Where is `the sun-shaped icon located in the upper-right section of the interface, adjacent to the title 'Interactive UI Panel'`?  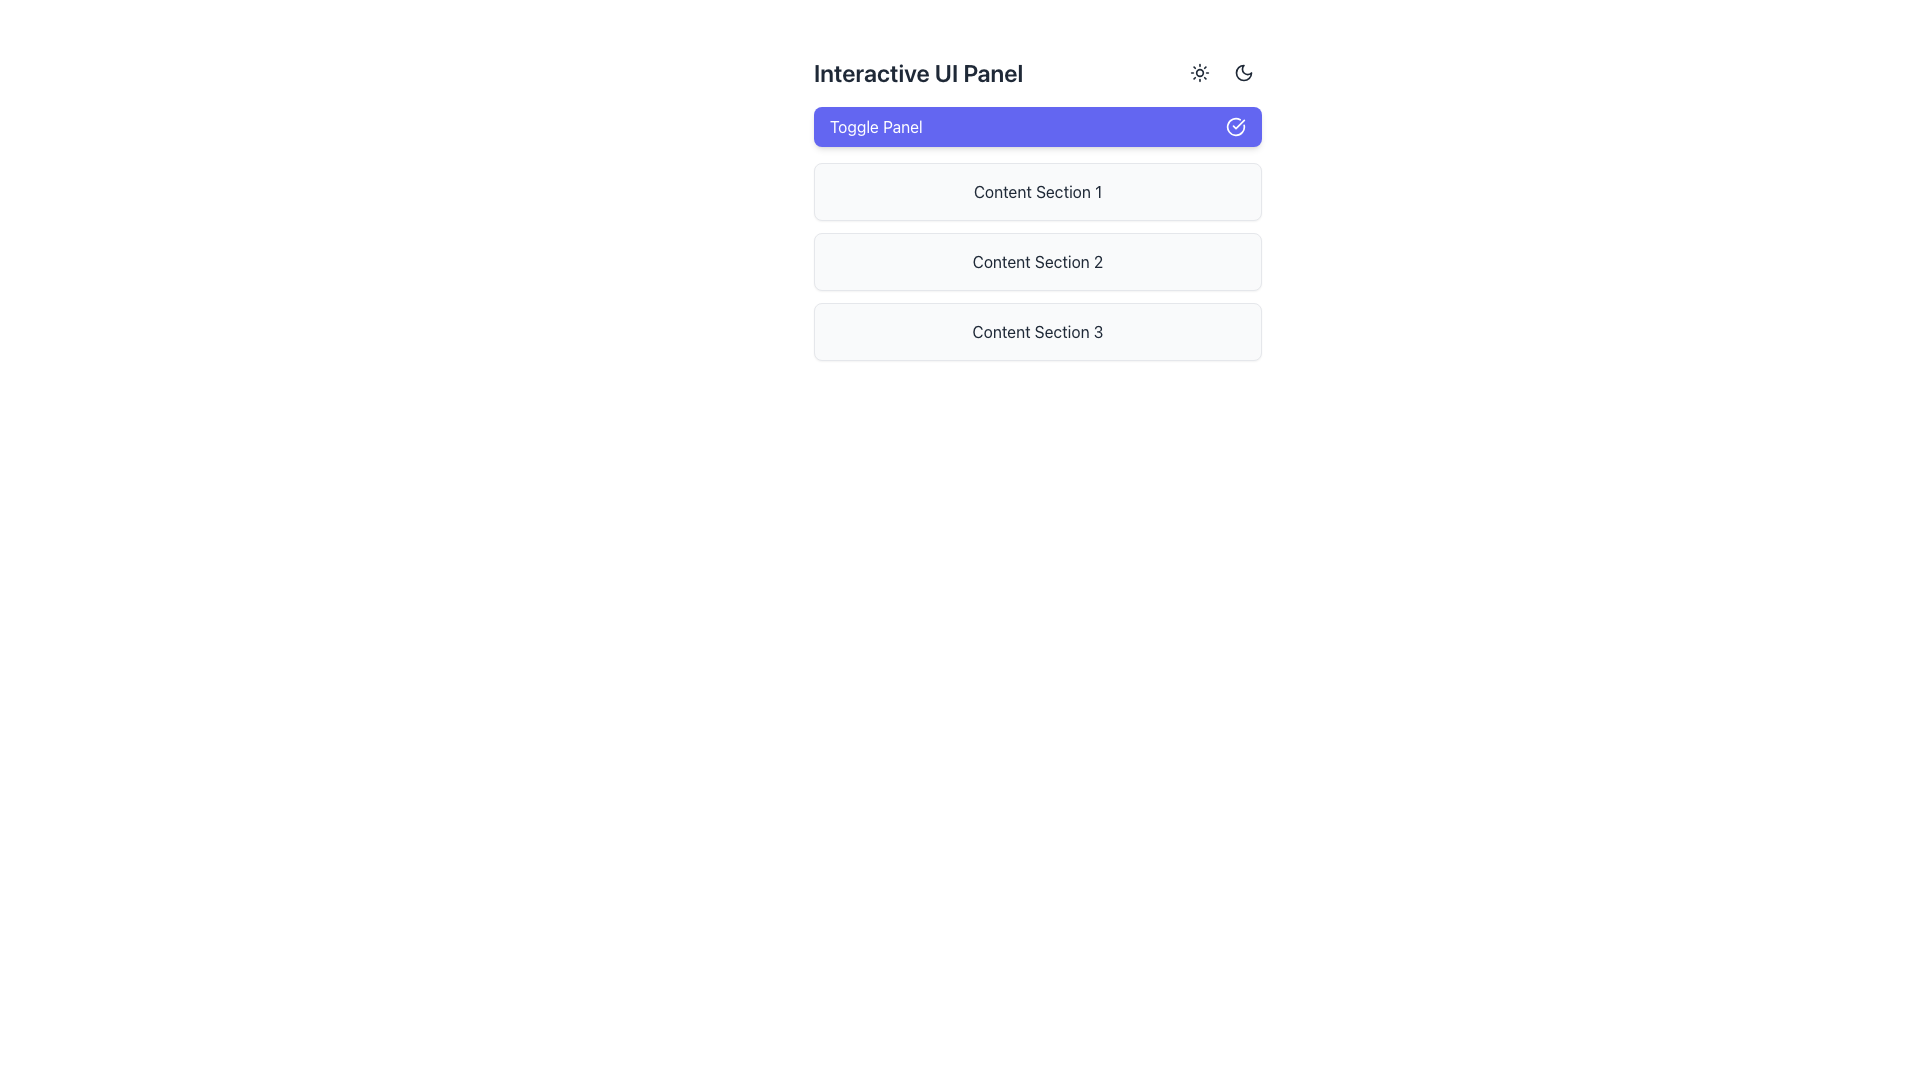
the sun-shaped icon located in the upper-right section of the interface, adjacent to the title 'Interactive UI Panel' is located at coordinates (1200, 72).